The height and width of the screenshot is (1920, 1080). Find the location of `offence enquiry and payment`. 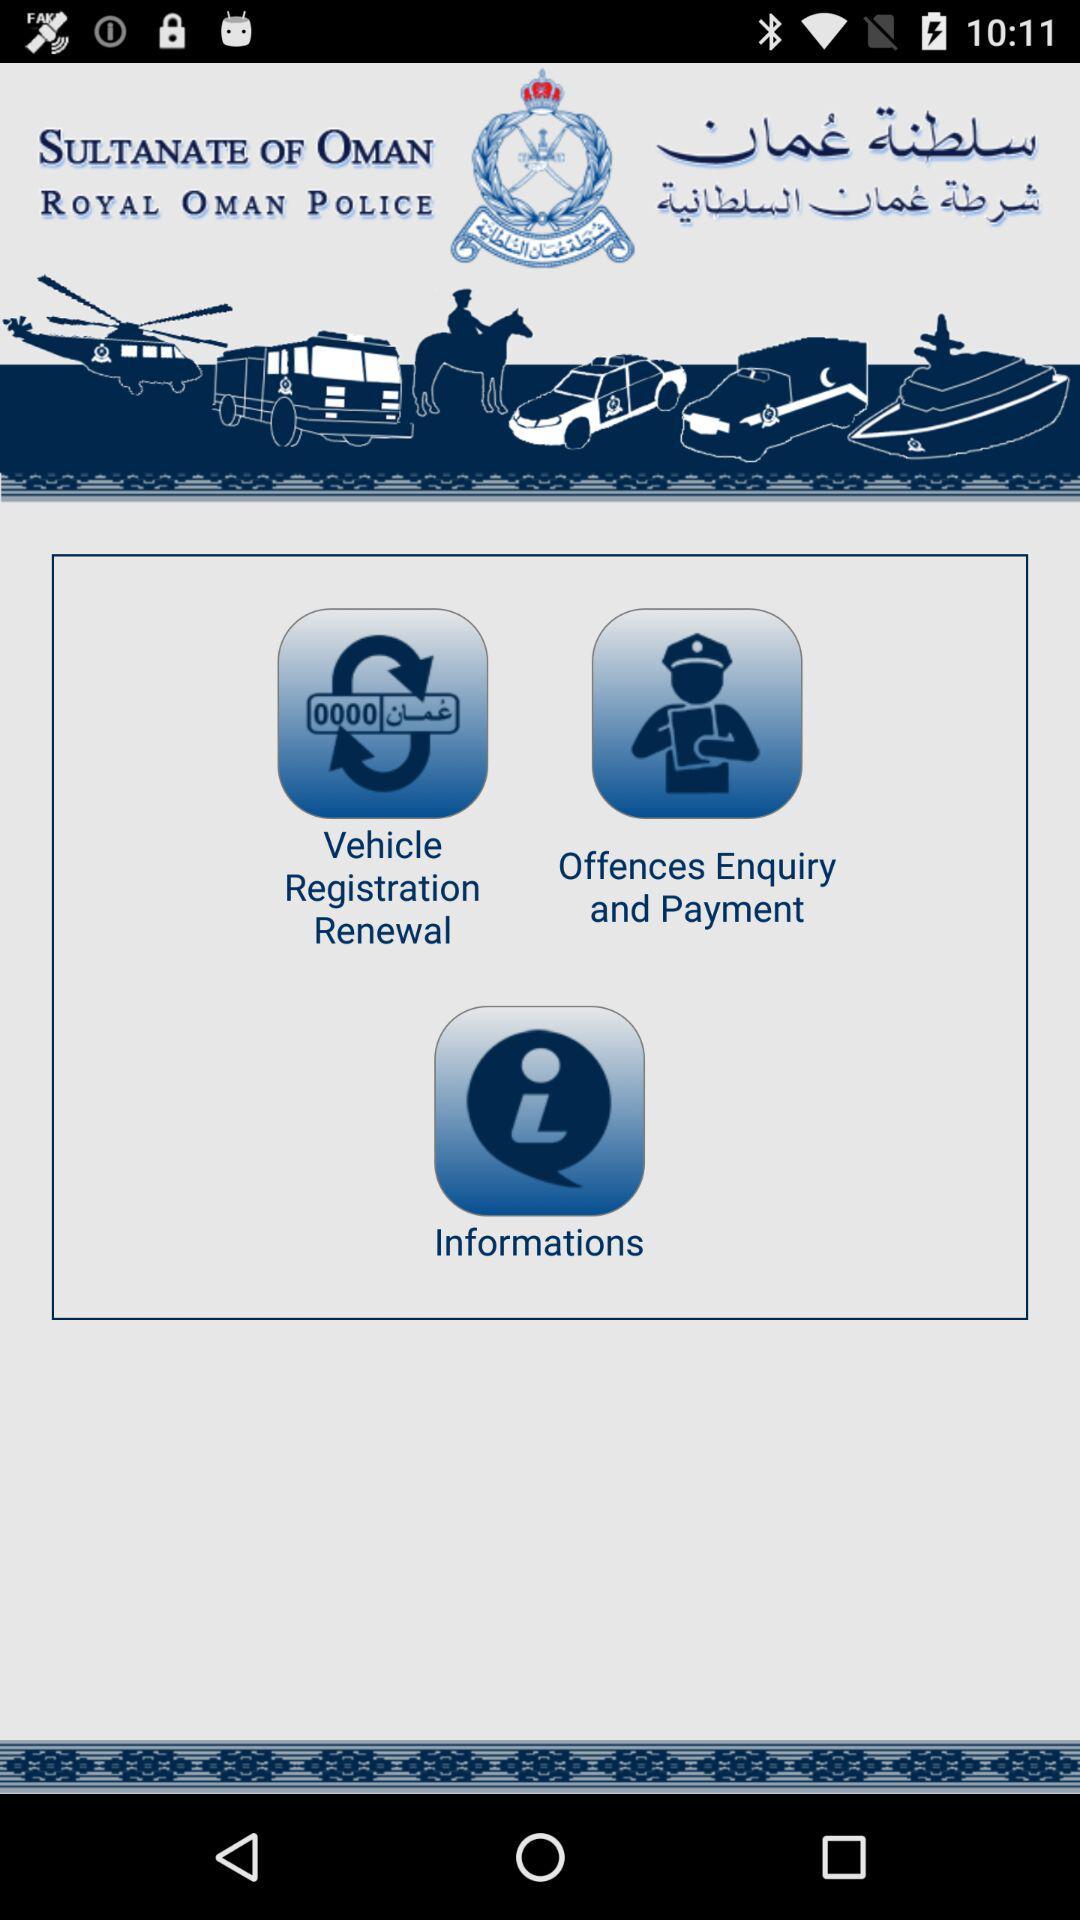

offence enquiry and payment is located at coordinates (696, 713).